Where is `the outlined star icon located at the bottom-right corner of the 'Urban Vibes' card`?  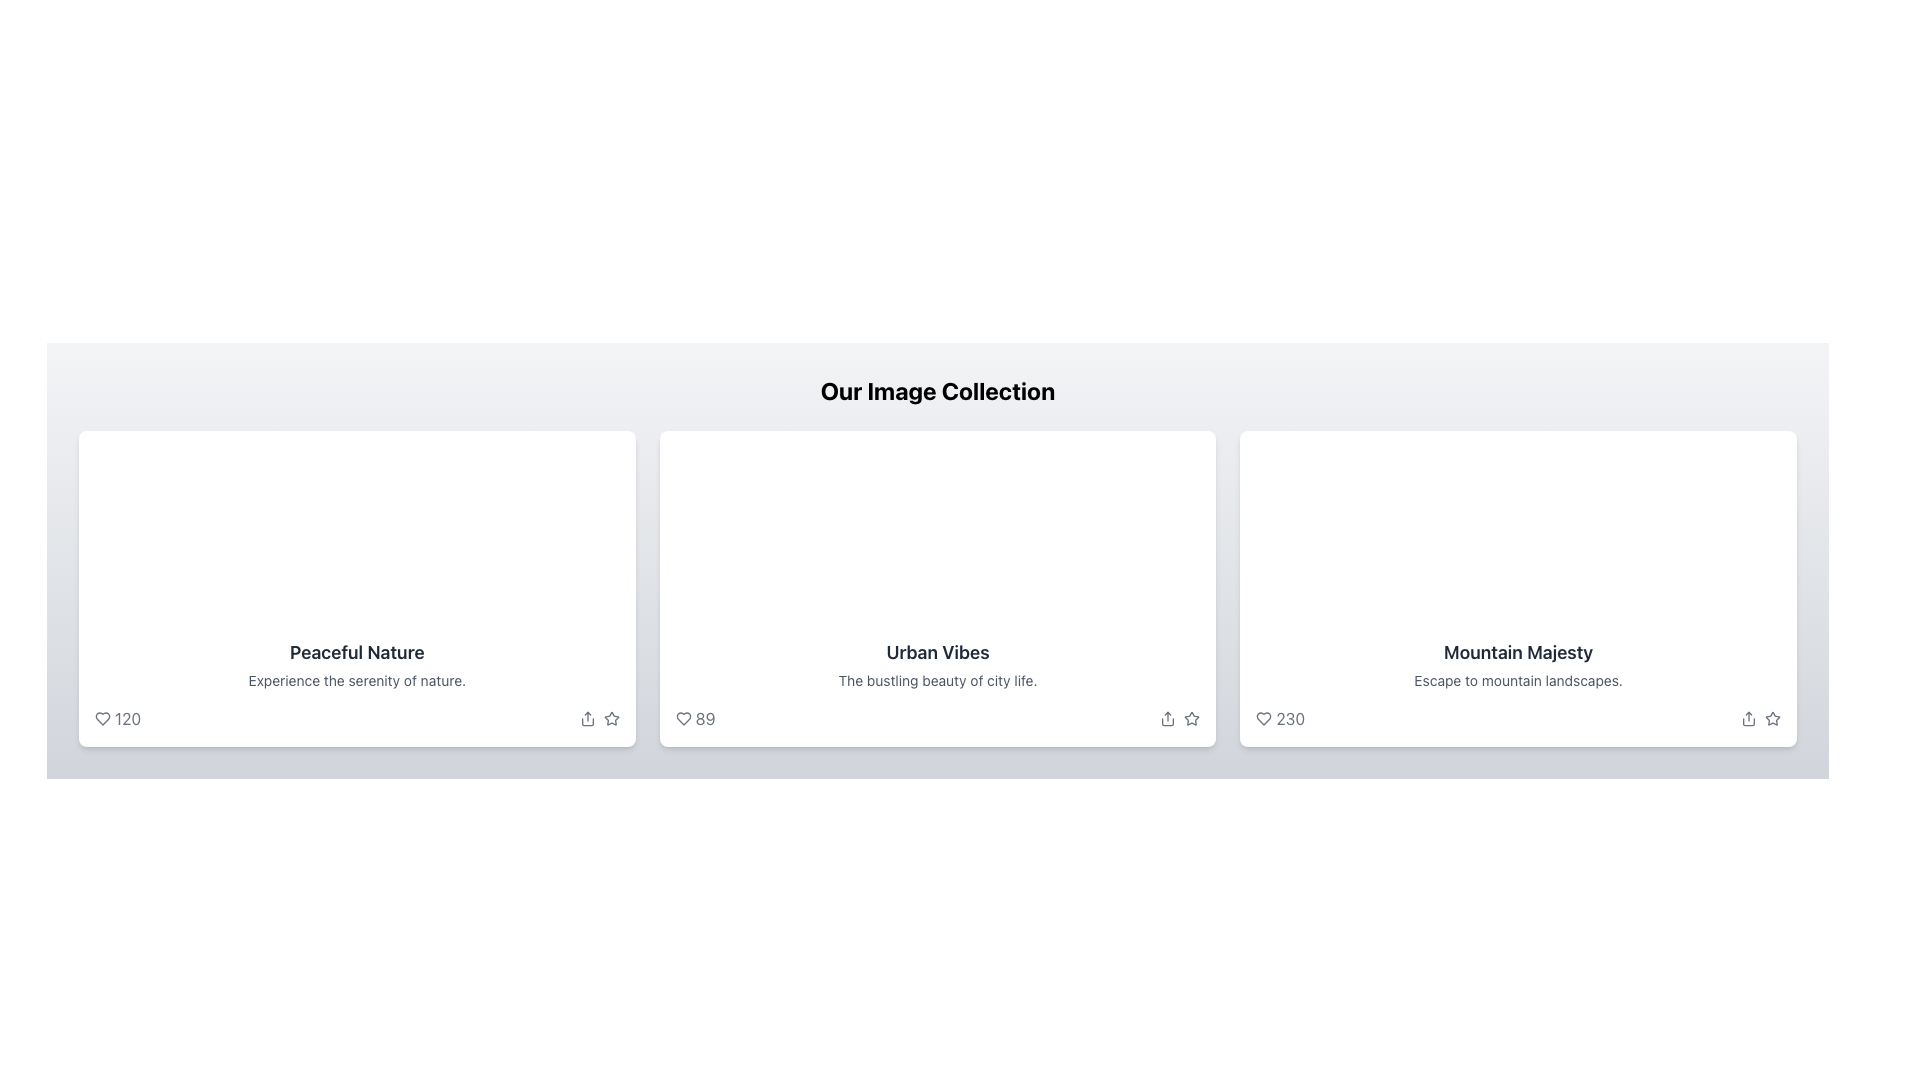
the outlined star icon located at the bottom-right corner of the 'Urban Vibes' card is located at coordinates (610, 717).